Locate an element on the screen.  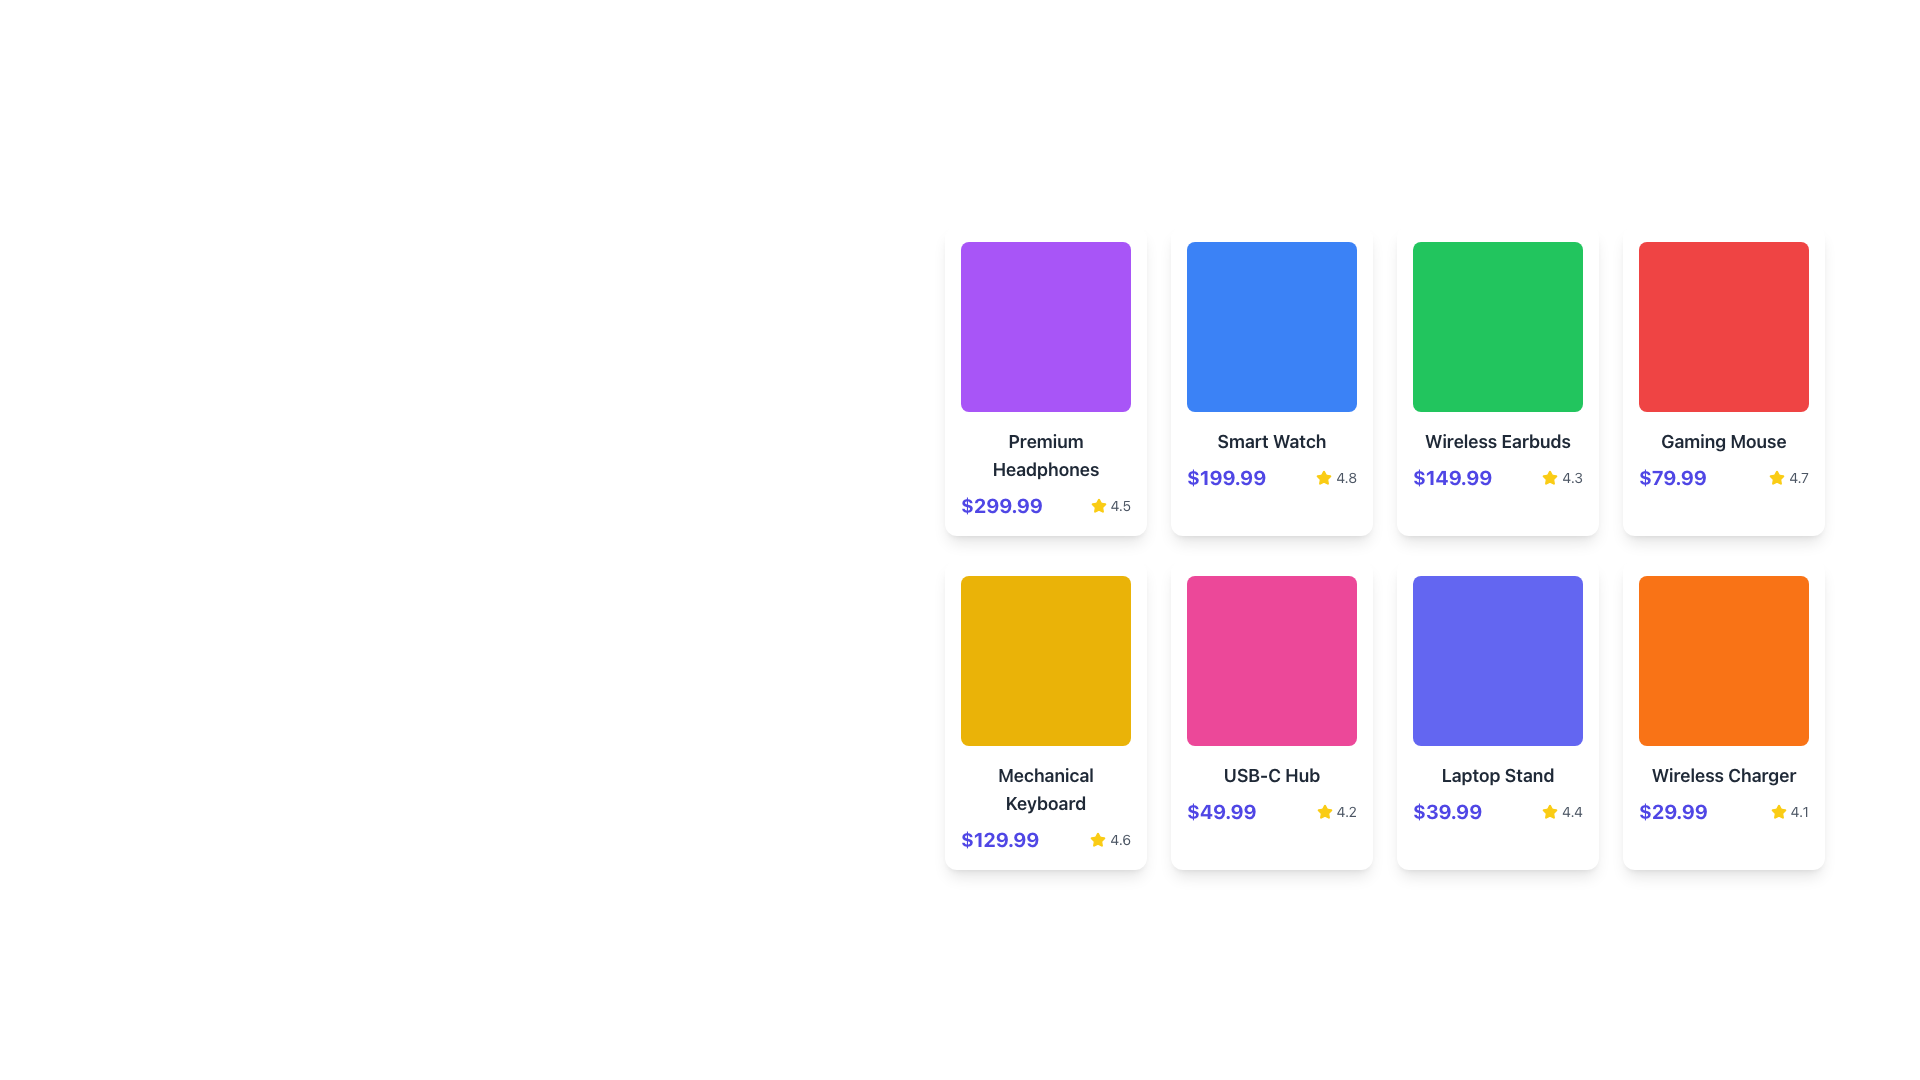
the Static Text Label displaying the price '$29.99' for the 'Wireless Charger', which is centrally located at the bottom of the product card is located at coordinates (1673, 812).